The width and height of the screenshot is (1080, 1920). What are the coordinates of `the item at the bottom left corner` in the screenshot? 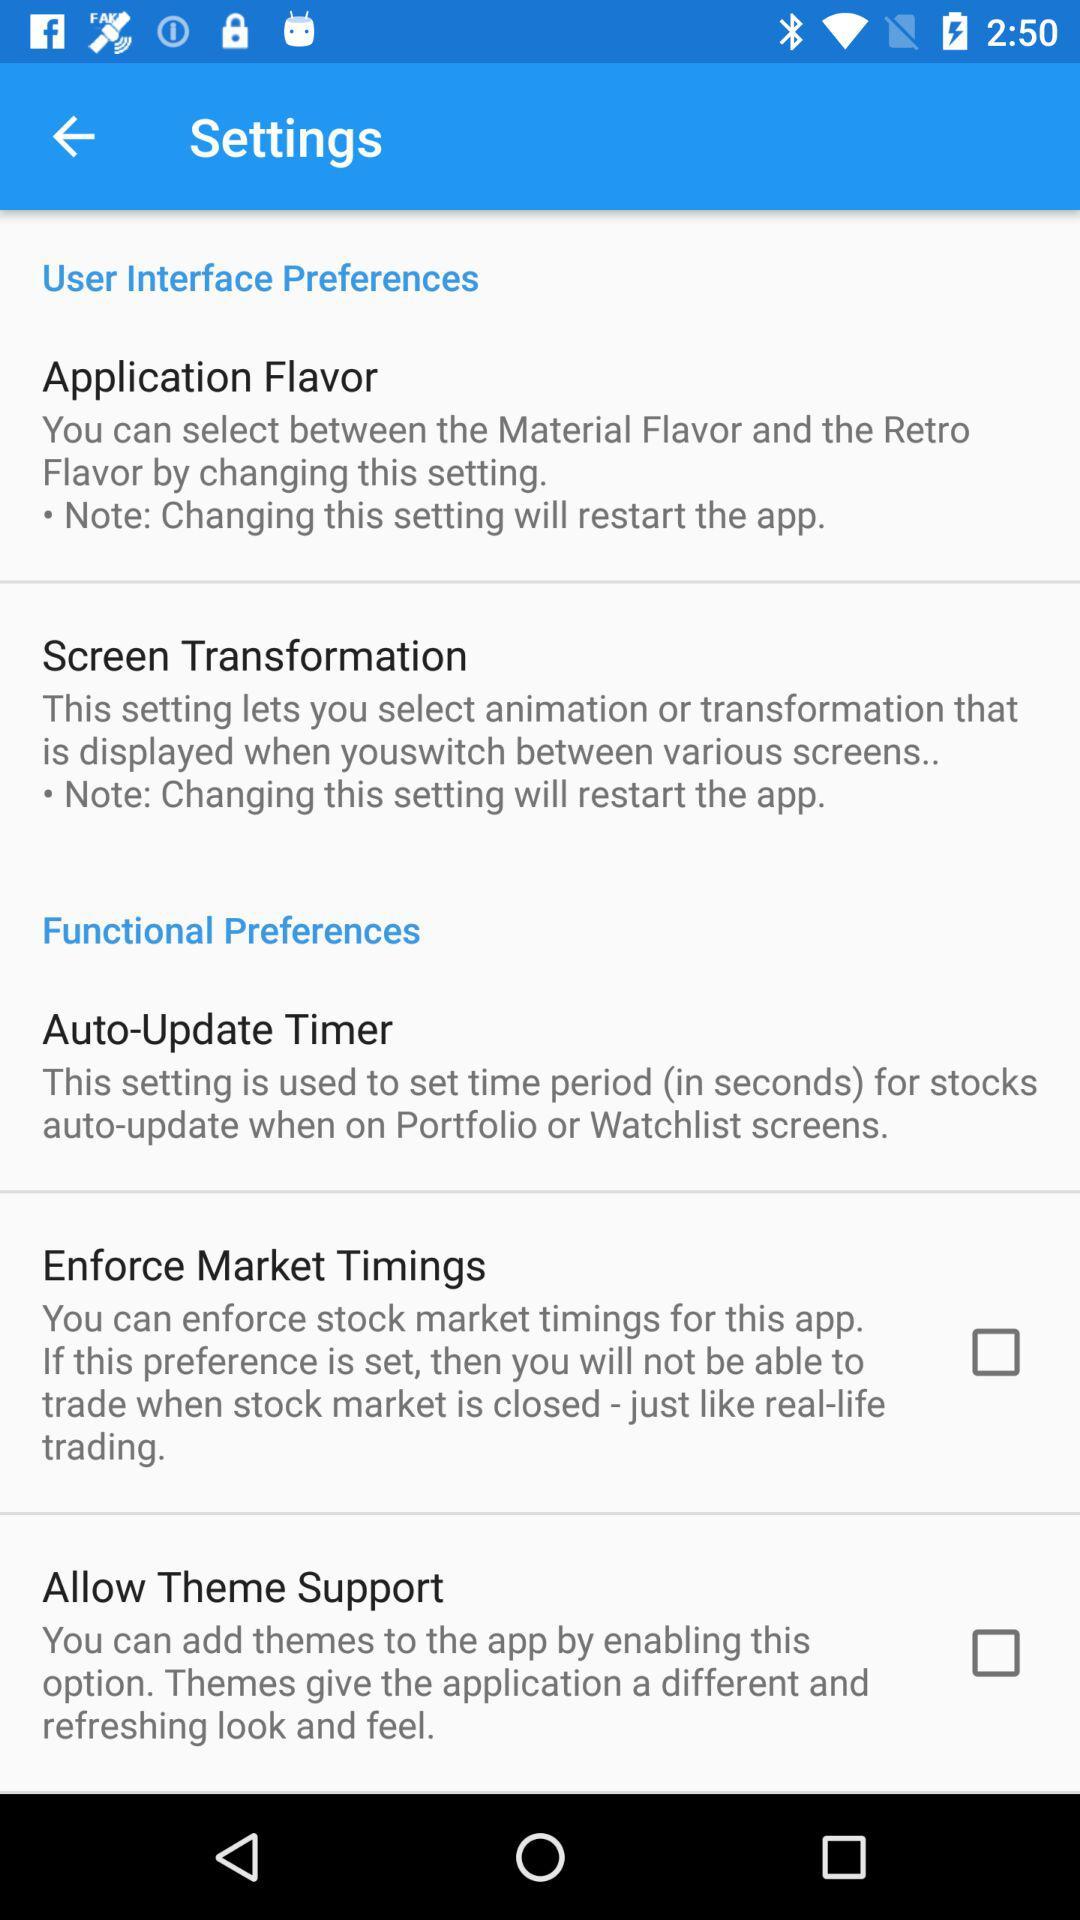 It's located at (242, 1584).